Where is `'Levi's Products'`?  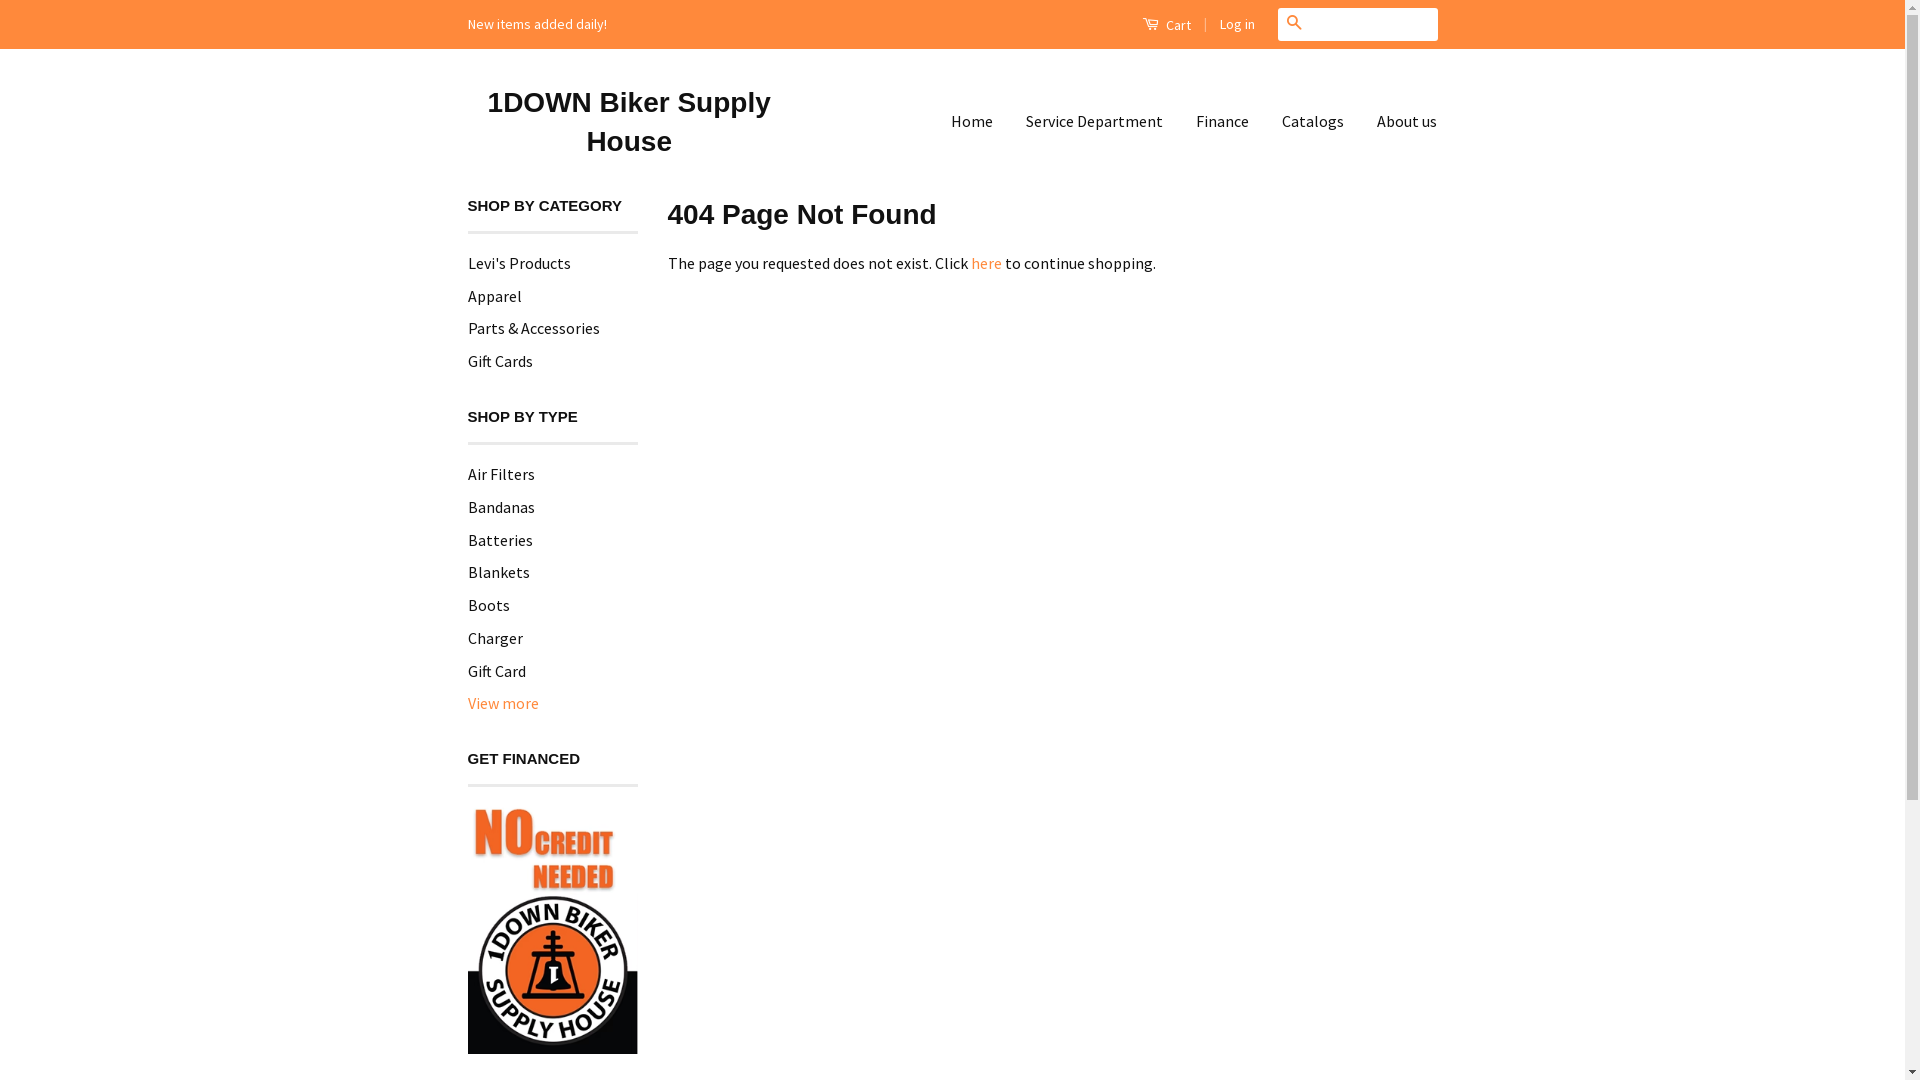
'Levi's Products' is located at coordinates (519, 261).